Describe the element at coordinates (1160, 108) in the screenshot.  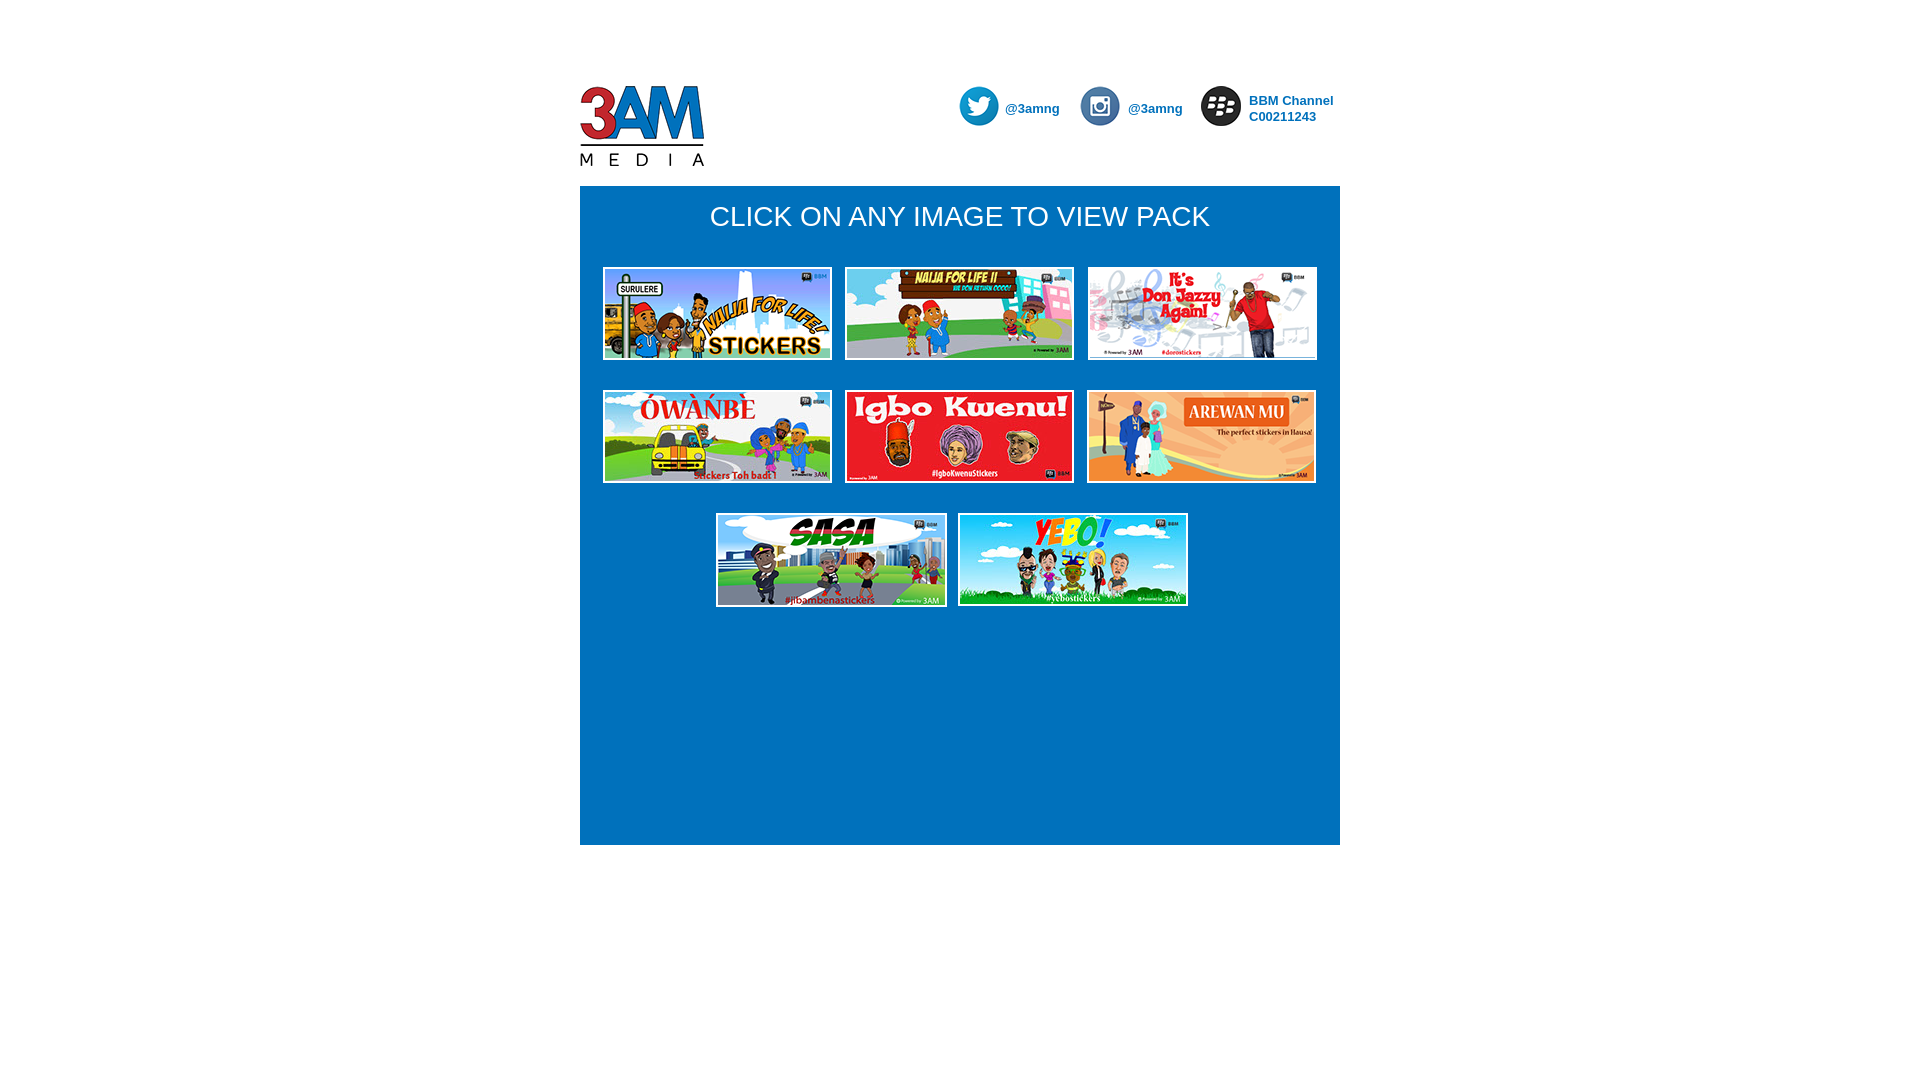
I see `'@3amng'` at that location.